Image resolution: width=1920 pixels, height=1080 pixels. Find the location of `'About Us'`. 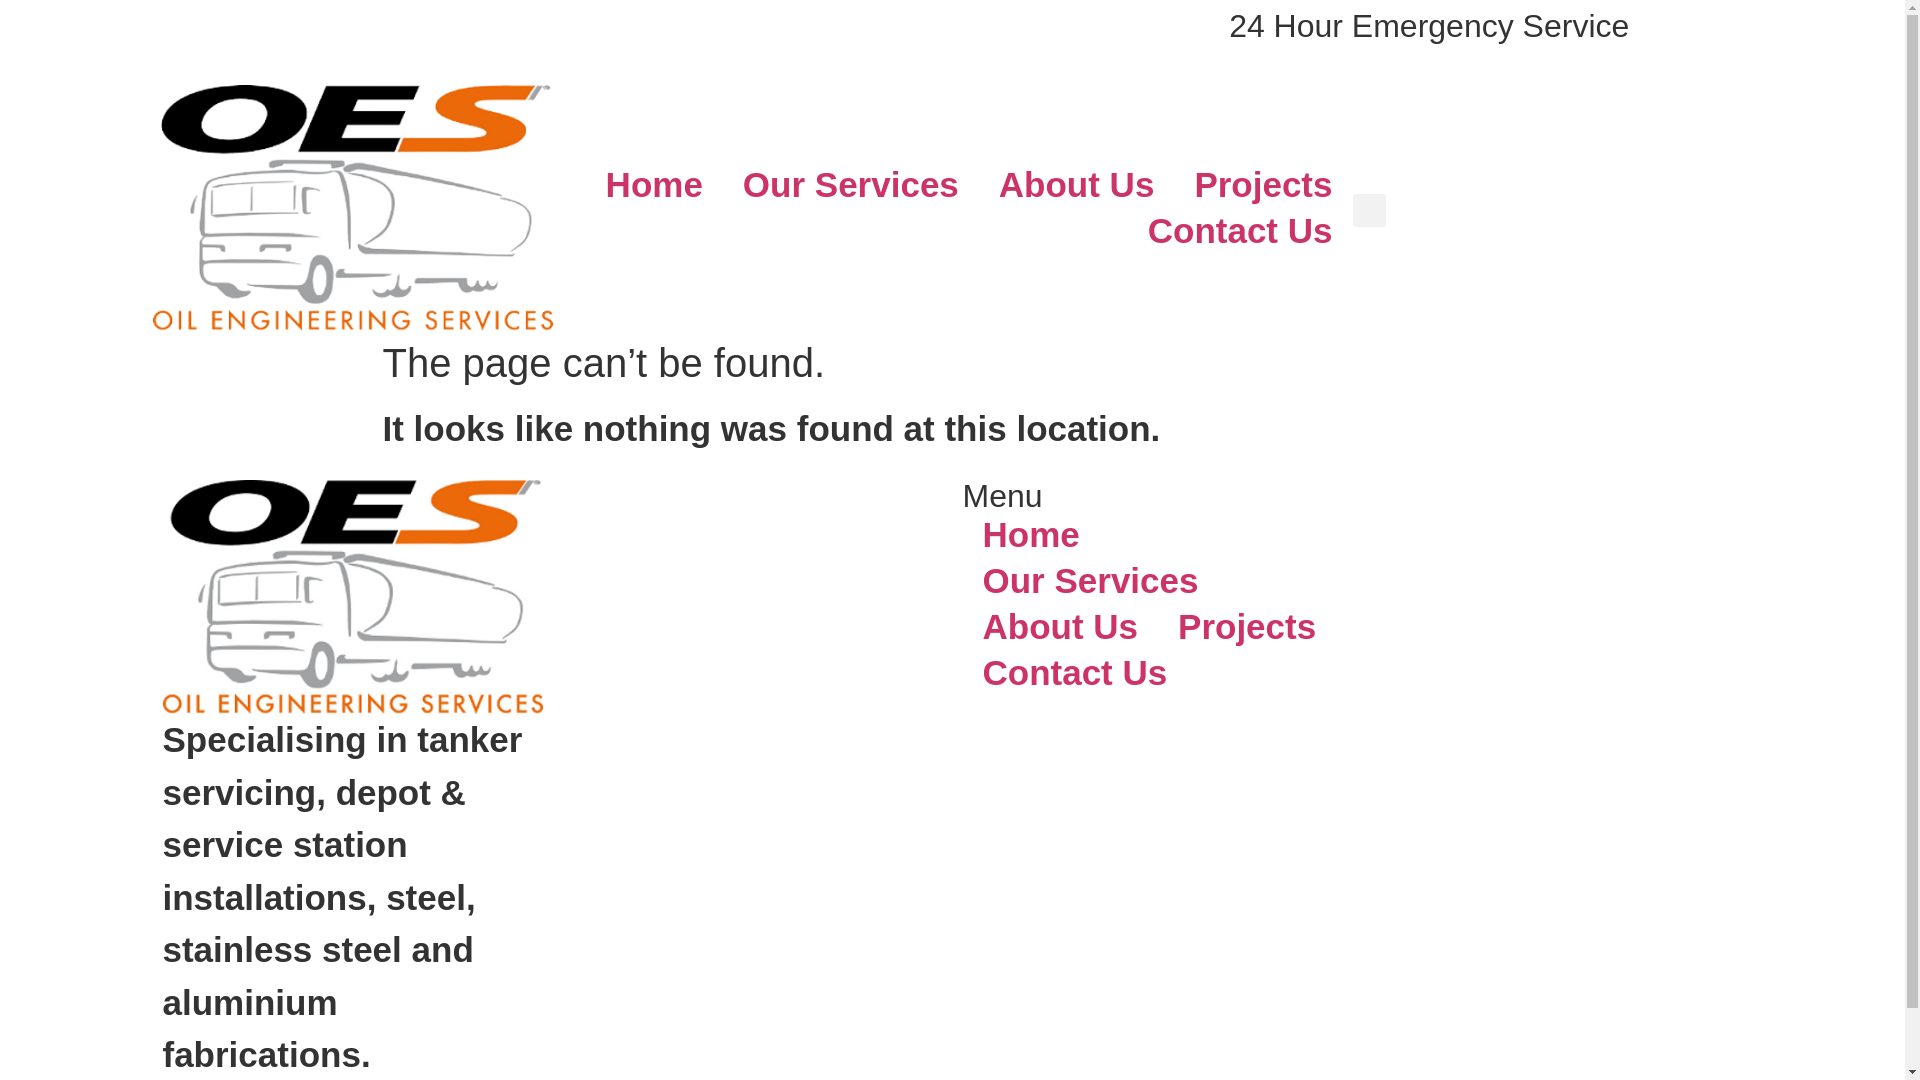

'About Us' is located at coordinates (1075, 185).